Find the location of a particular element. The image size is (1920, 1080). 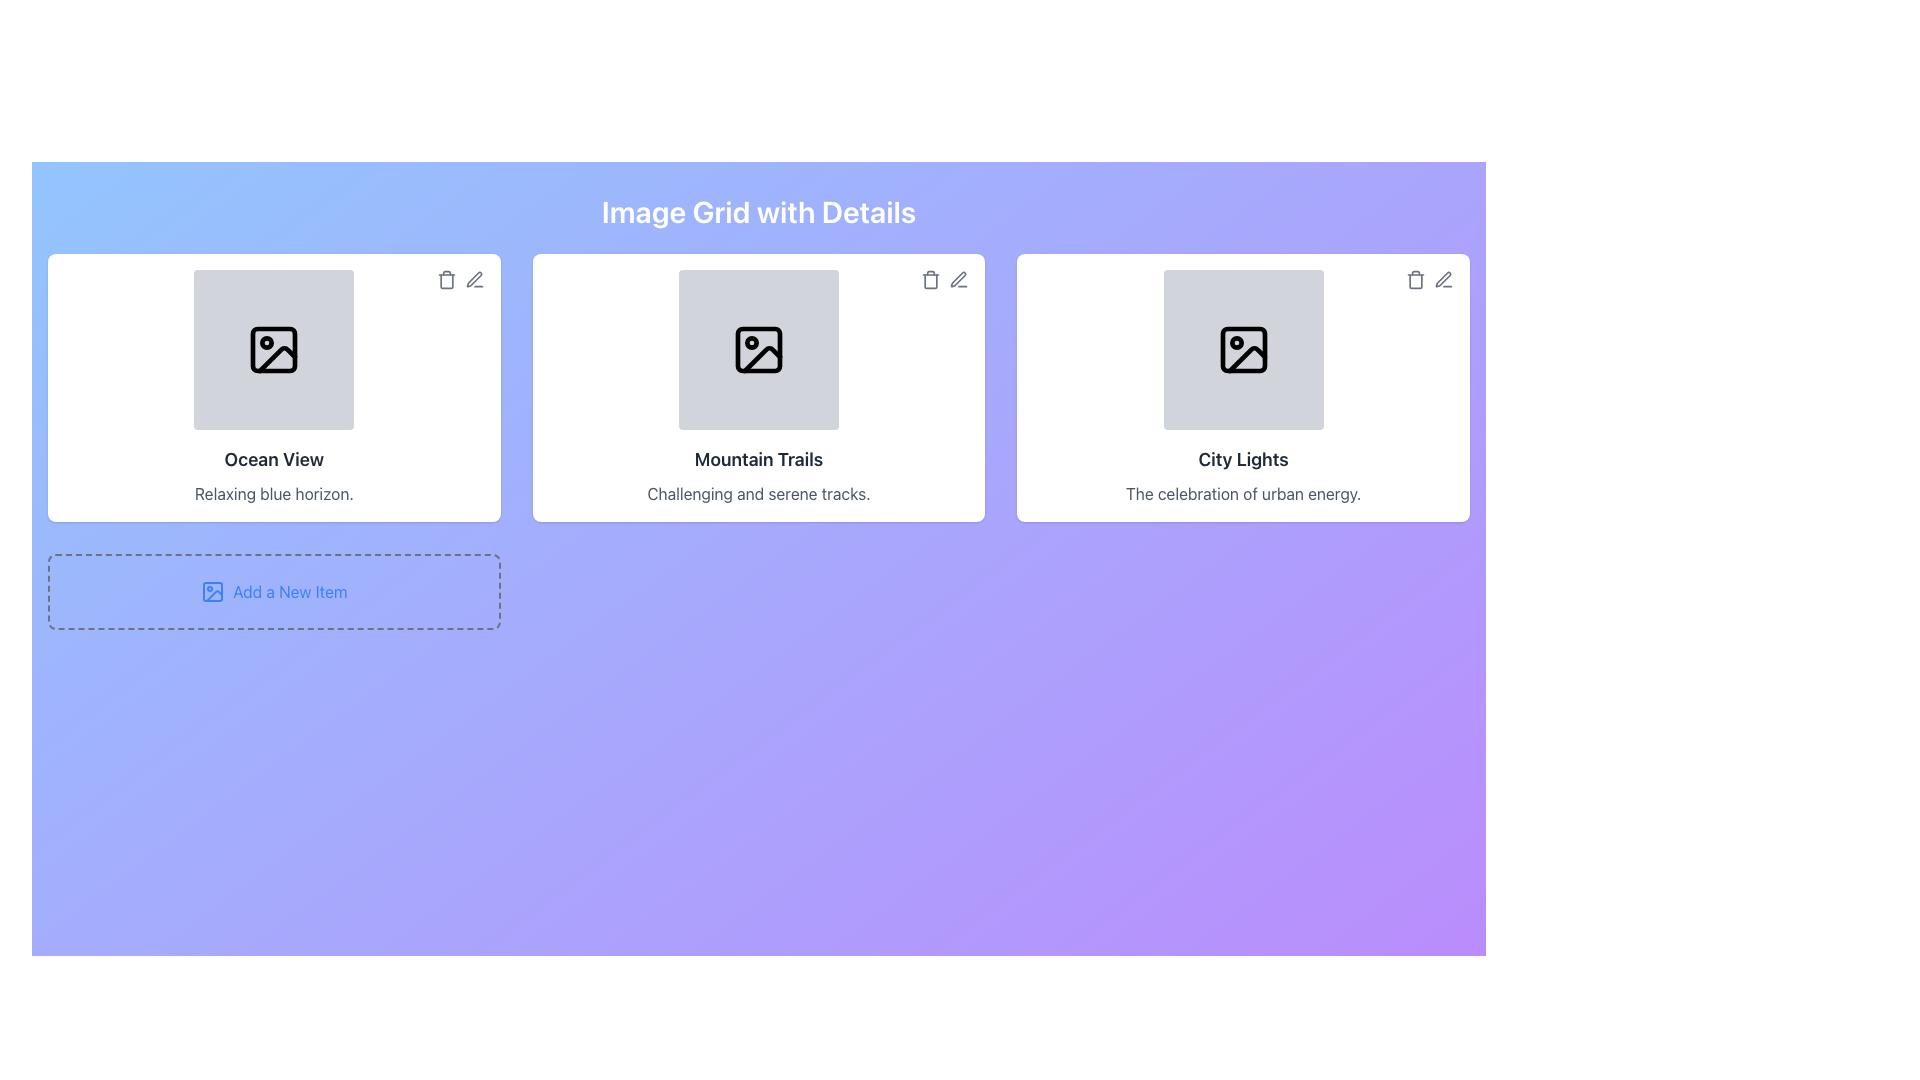

the text label reading 'Relaxing blue horizon' which is styled in a smaller font size and grayish color, located within the 'Ocean View' card component below the header text 'Ocean View' is located at coordinates (273, 493).